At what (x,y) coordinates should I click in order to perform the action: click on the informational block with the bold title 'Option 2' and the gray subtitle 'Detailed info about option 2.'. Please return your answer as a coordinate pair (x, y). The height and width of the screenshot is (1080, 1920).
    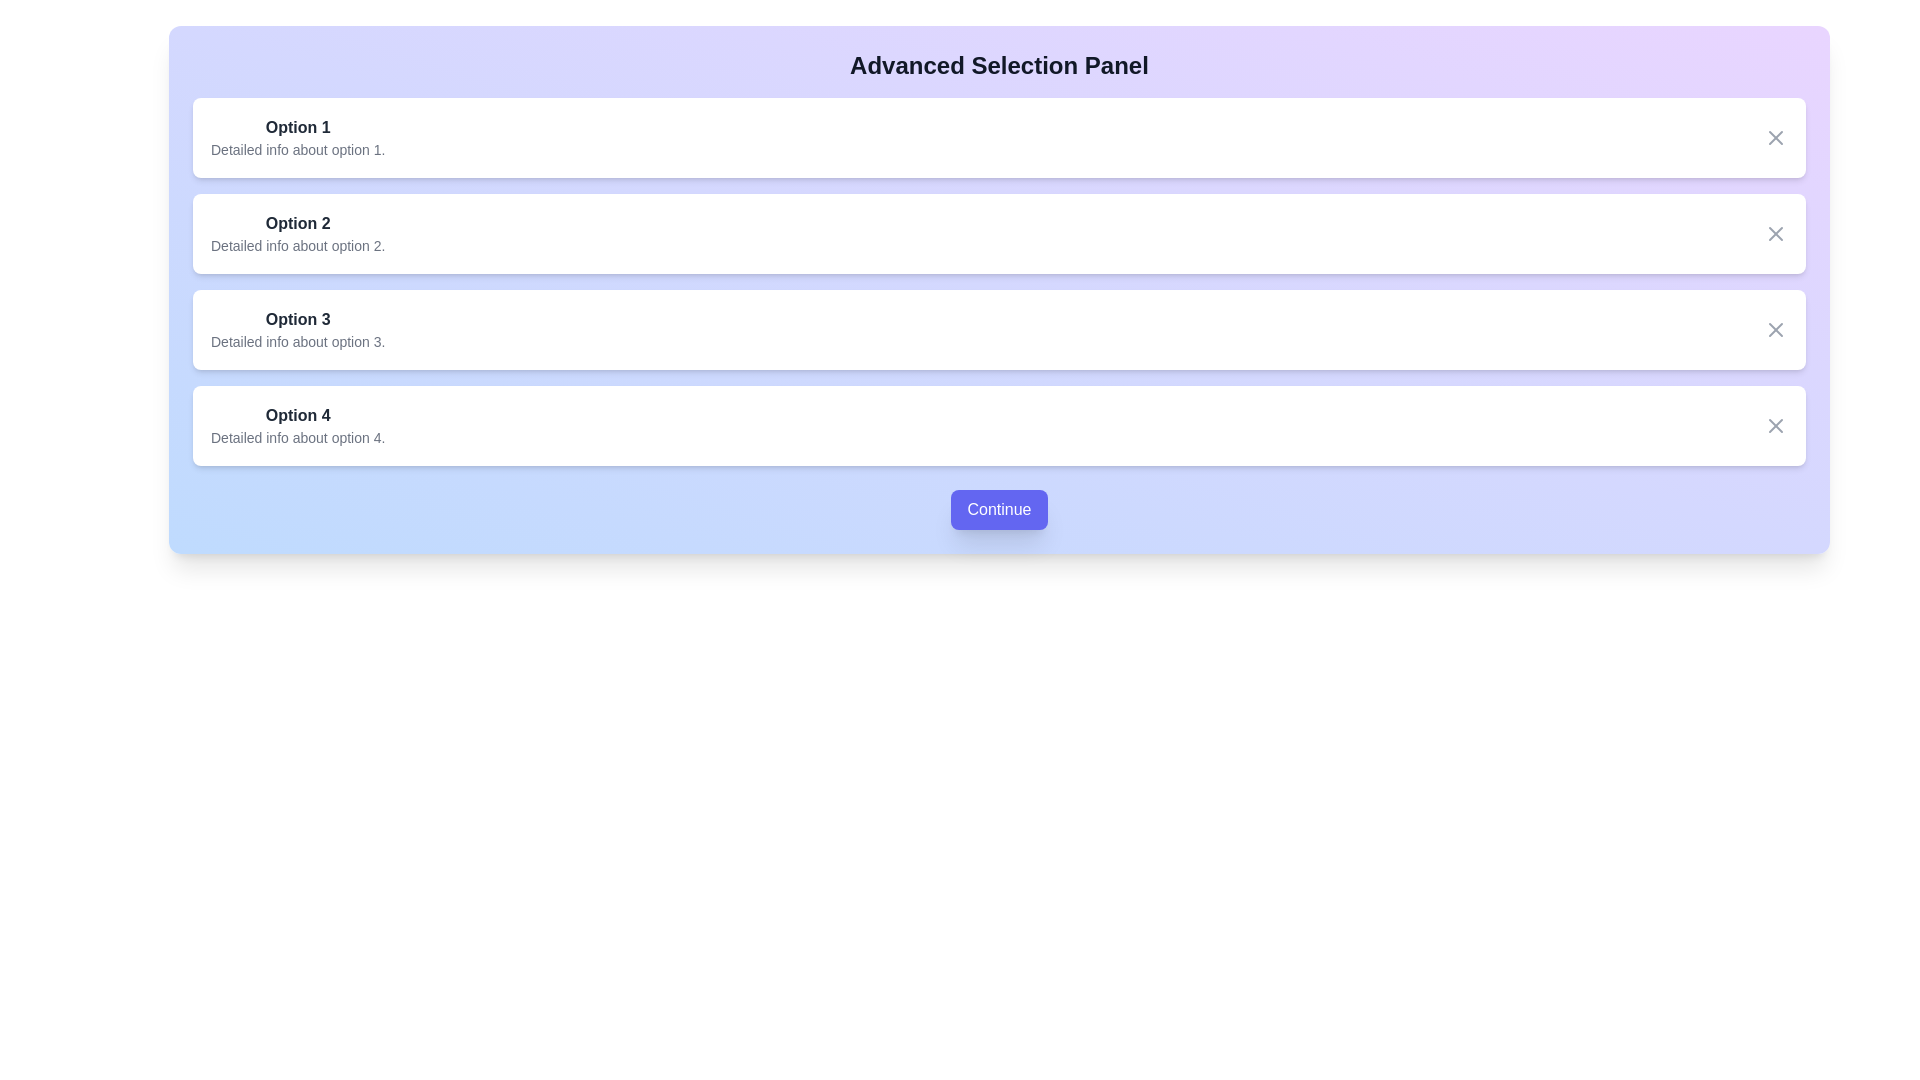
    Looking at the image, I should click on (296, 233).